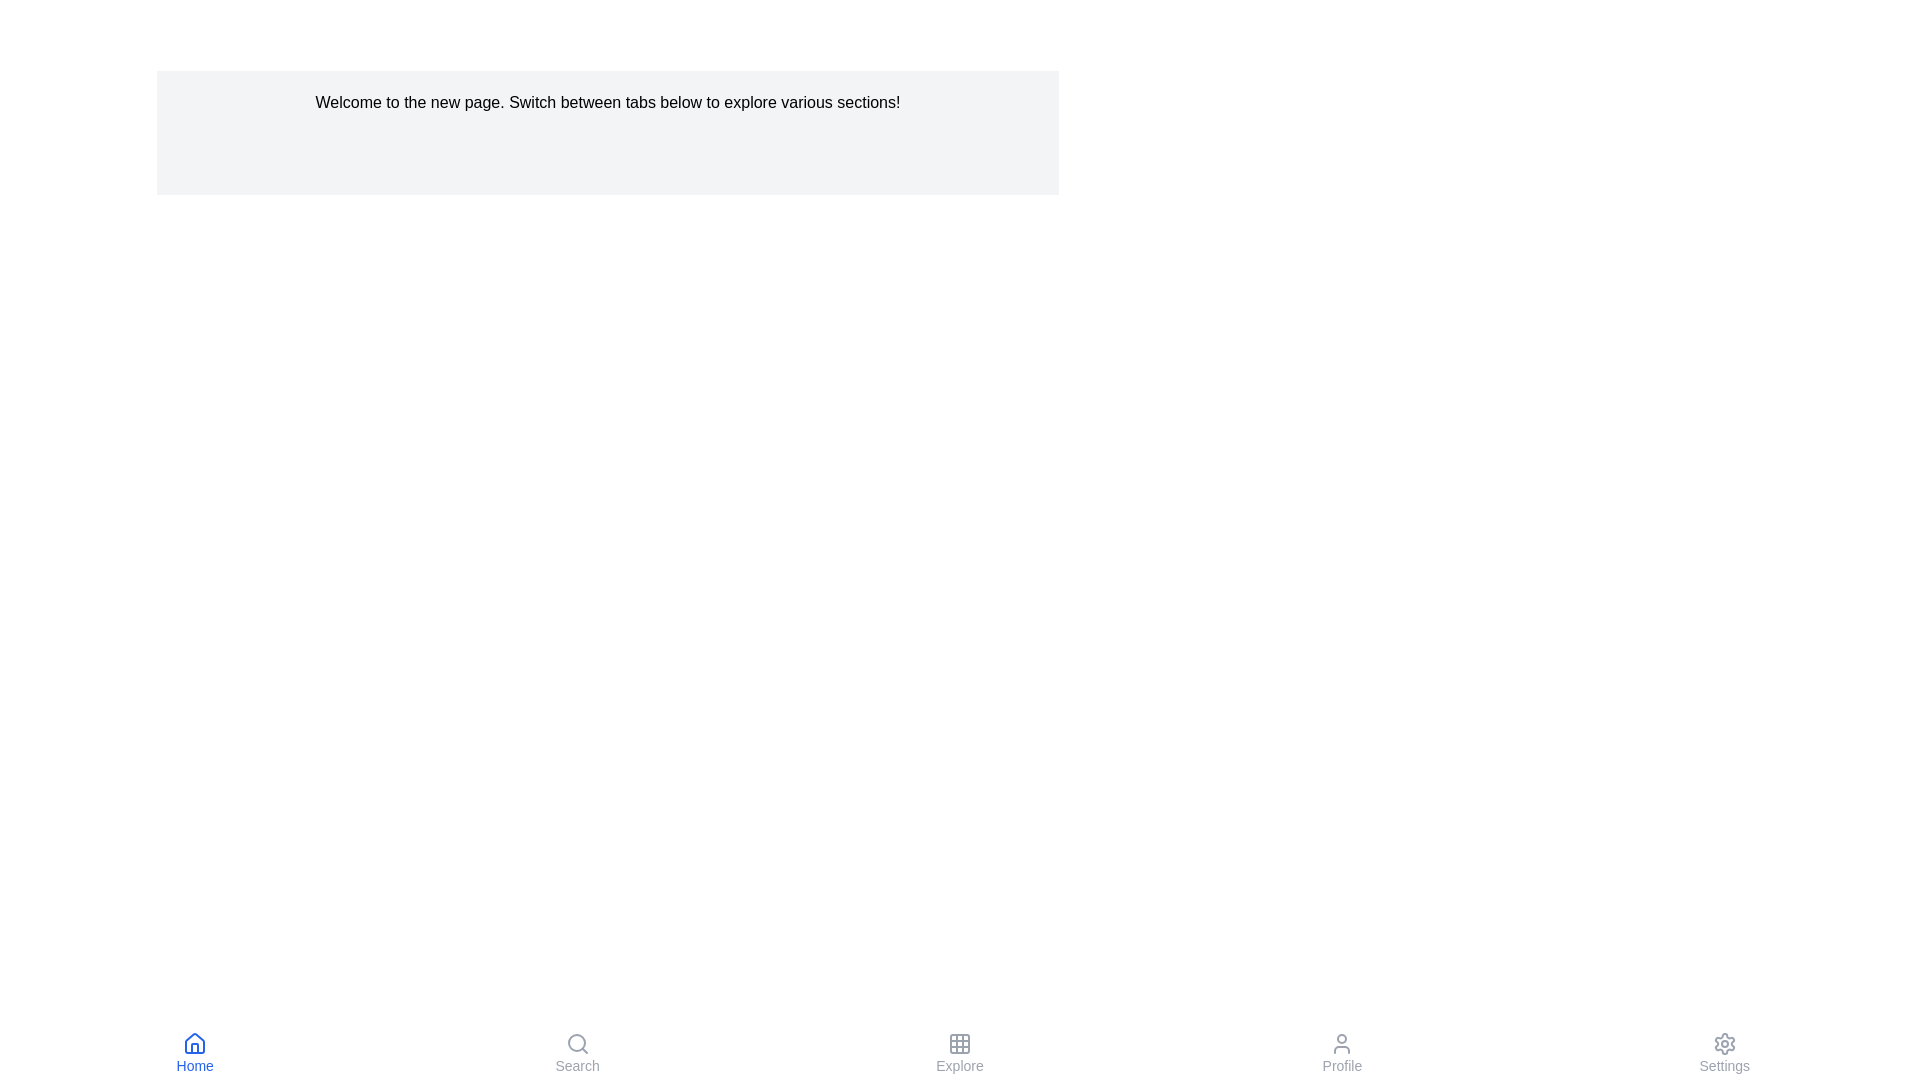 This screenshot has width=1920, height=1080. Describe the element at coordinates (575, 1041) in the screenshot. I see `the decorative circle within the SVG search icon located` at that location.